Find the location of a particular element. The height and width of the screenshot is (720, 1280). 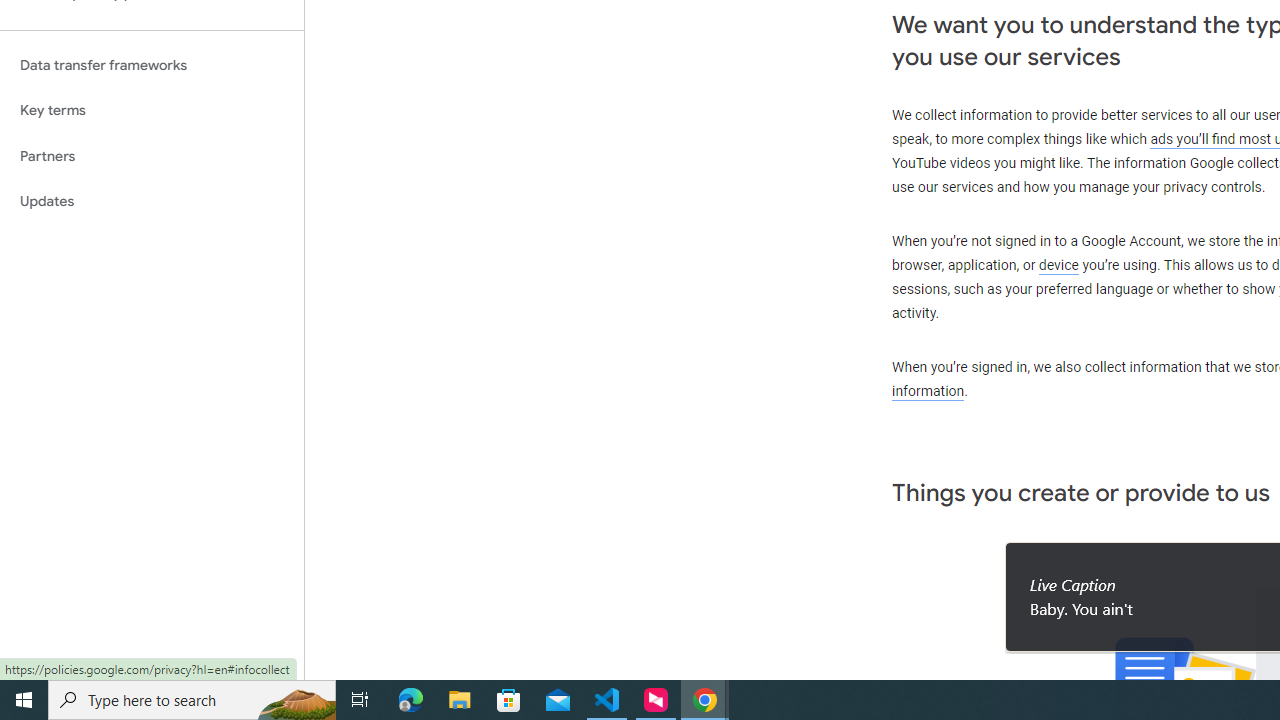

'Key terms' is located at coordinates (151, 110).